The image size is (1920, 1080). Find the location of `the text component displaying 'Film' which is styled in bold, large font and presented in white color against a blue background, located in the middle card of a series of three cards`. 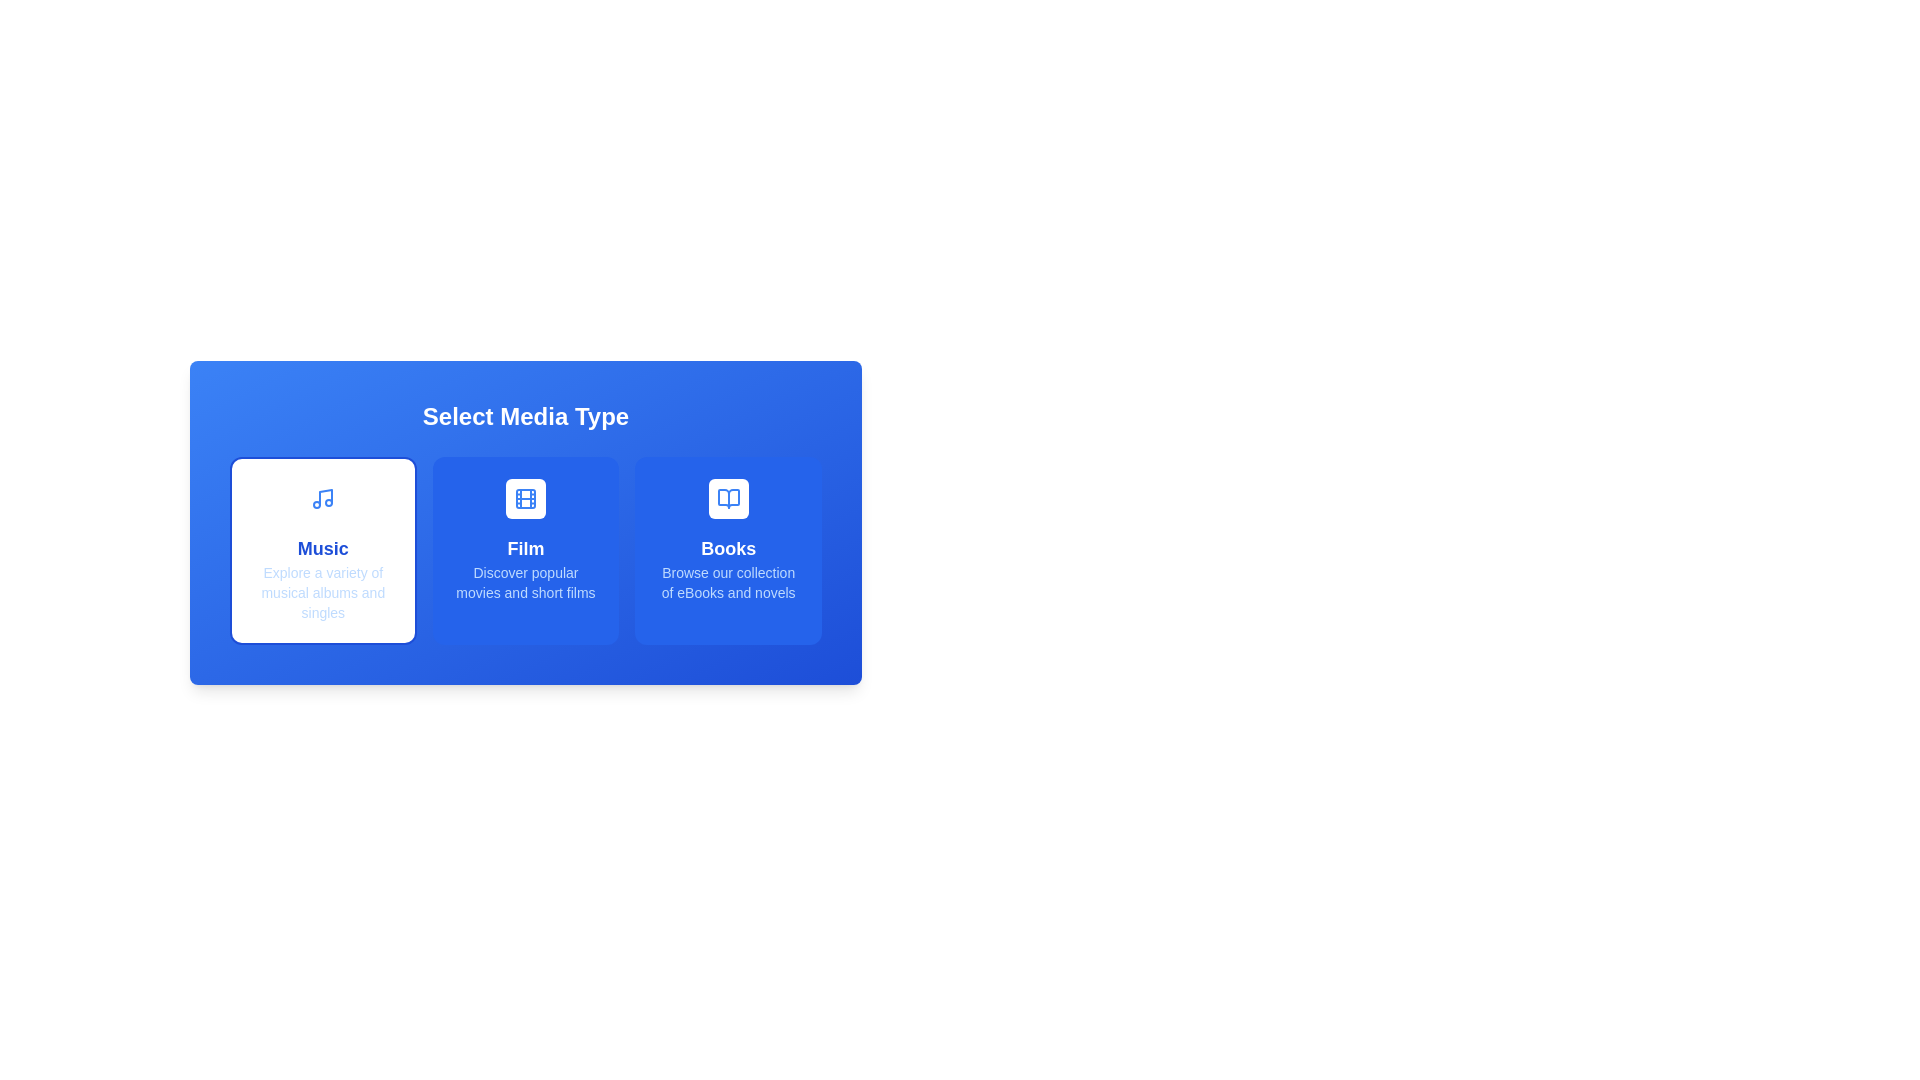

the text component displaying 'Film' which is styled in bold, large font and presented in white color against a blue background, located in the middle card of a series of three cards is located at coordinates (526, 548).